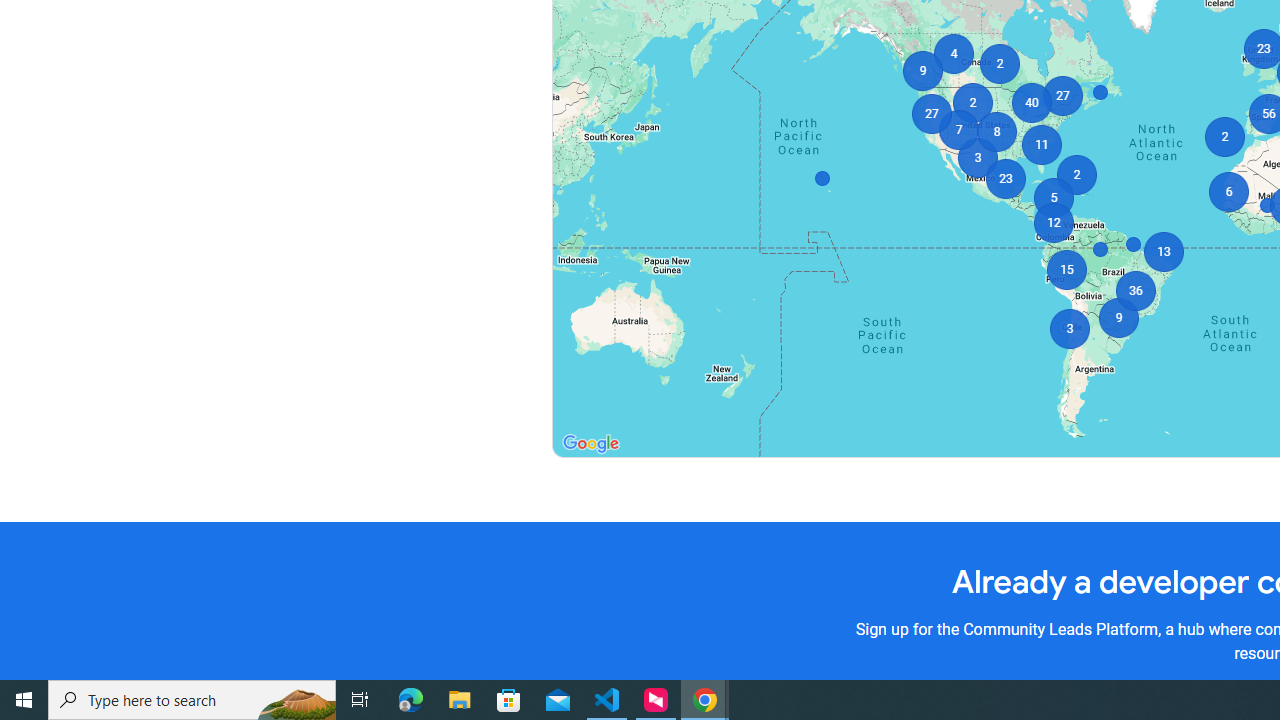 The image size is (1280, 720). Describe the element at coordinates (1040, 144) in the screenshot. I see `'11'` at that location.